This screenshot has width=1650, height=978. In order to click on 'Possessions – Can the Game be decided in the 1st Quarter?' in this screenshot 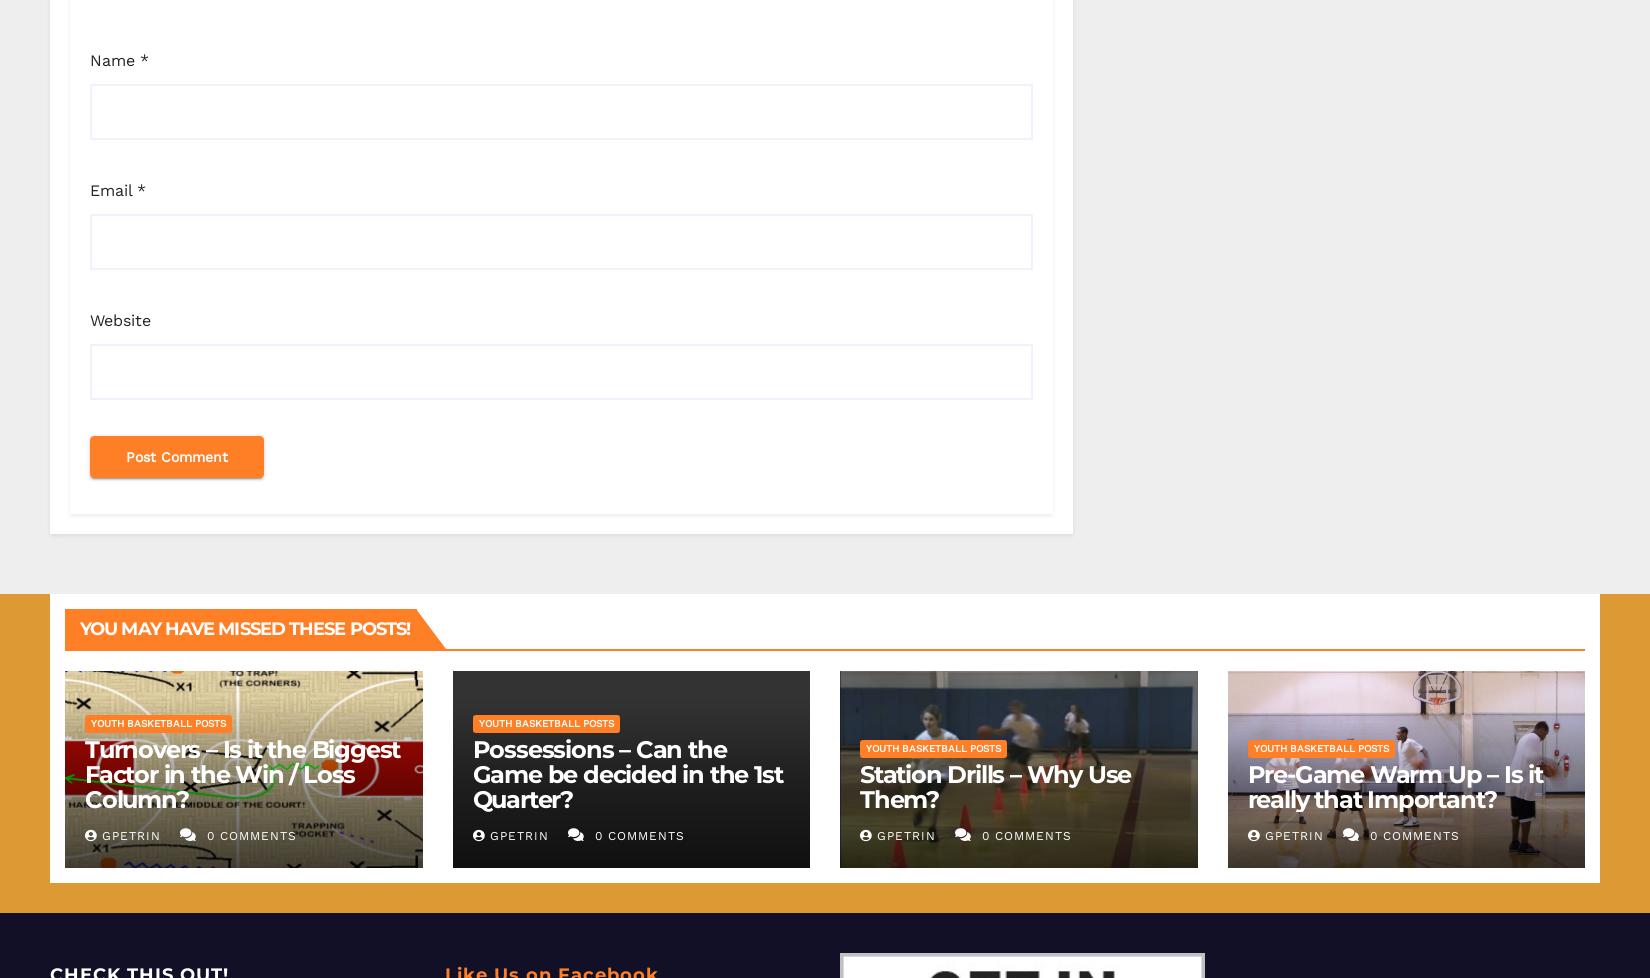, I will do `click(471, 772)`.